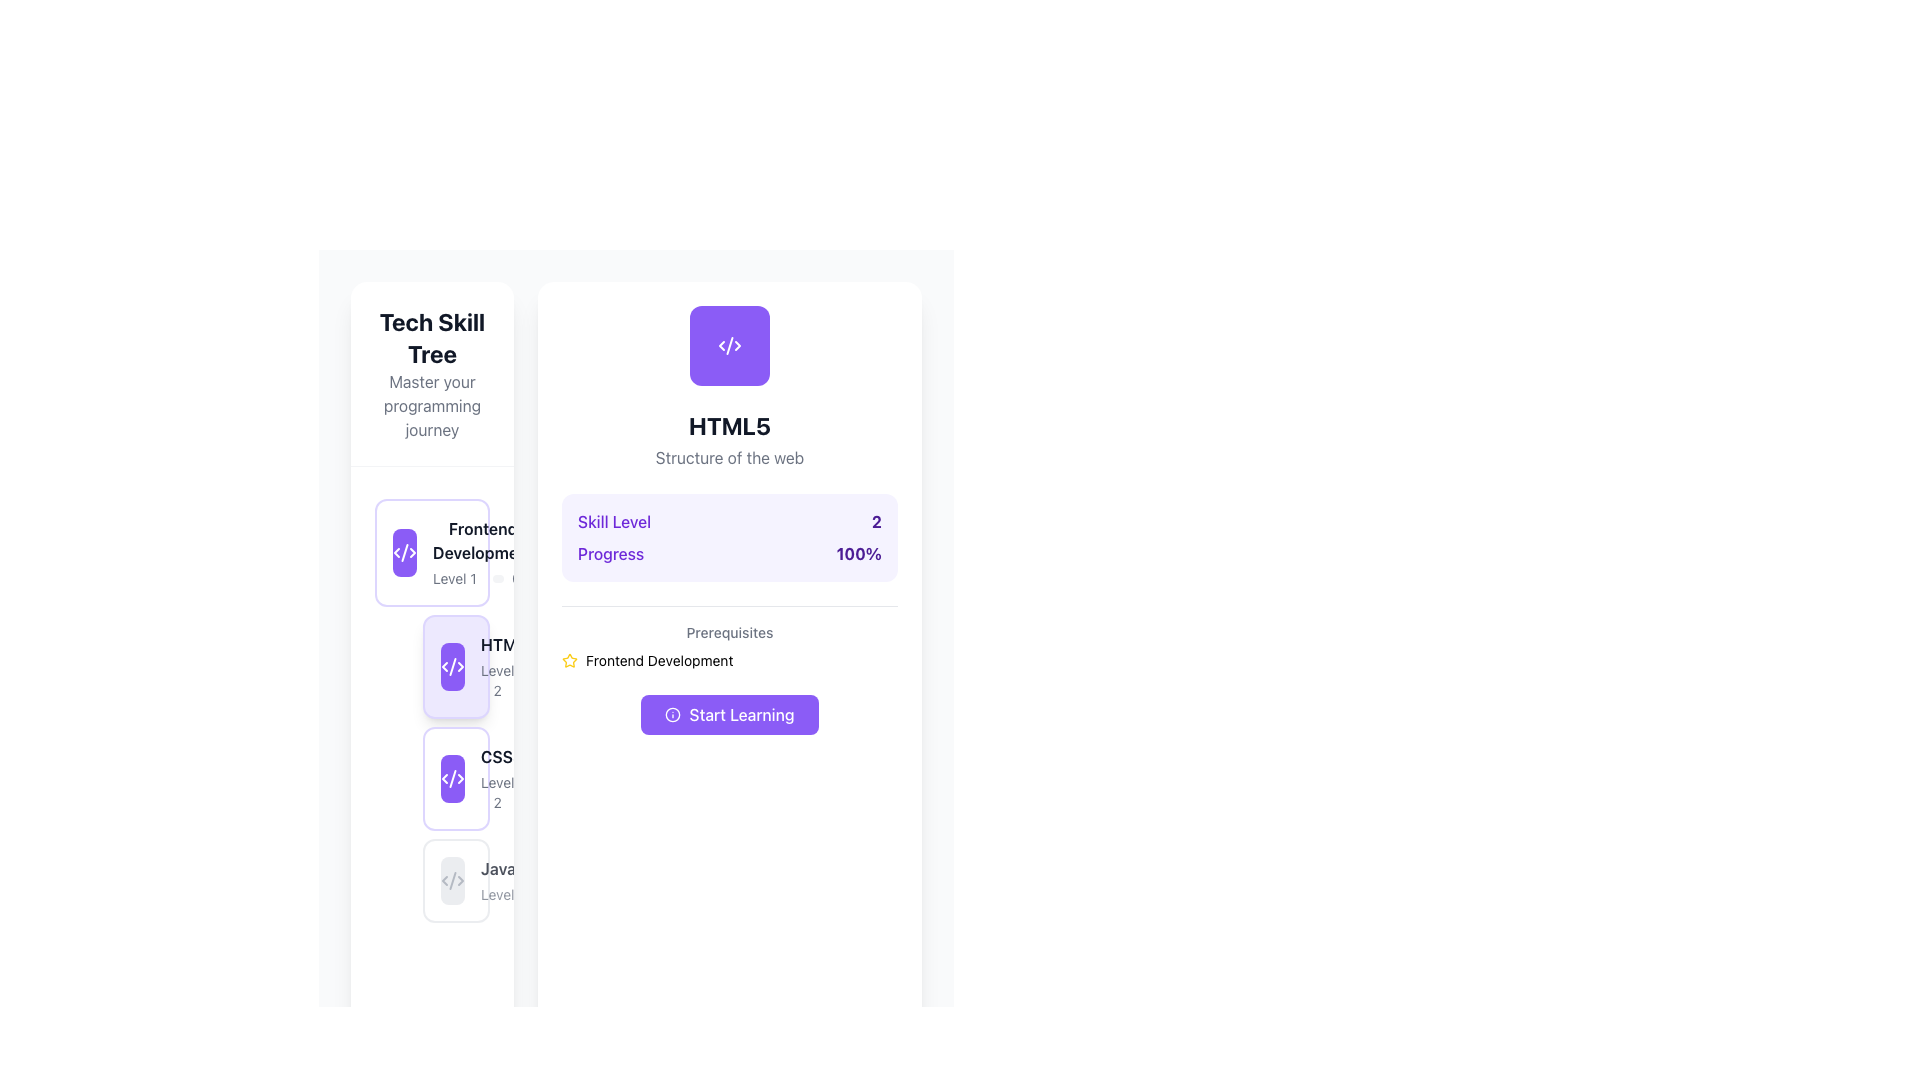  What do you see at coordinates (502, 756) in the screenshot?
I see `text content of the 'CSS3' label, which is the third item in the vertical list of skill items within the 'Tech Skill Tree' sidebar` at bounding box center [502, 756].